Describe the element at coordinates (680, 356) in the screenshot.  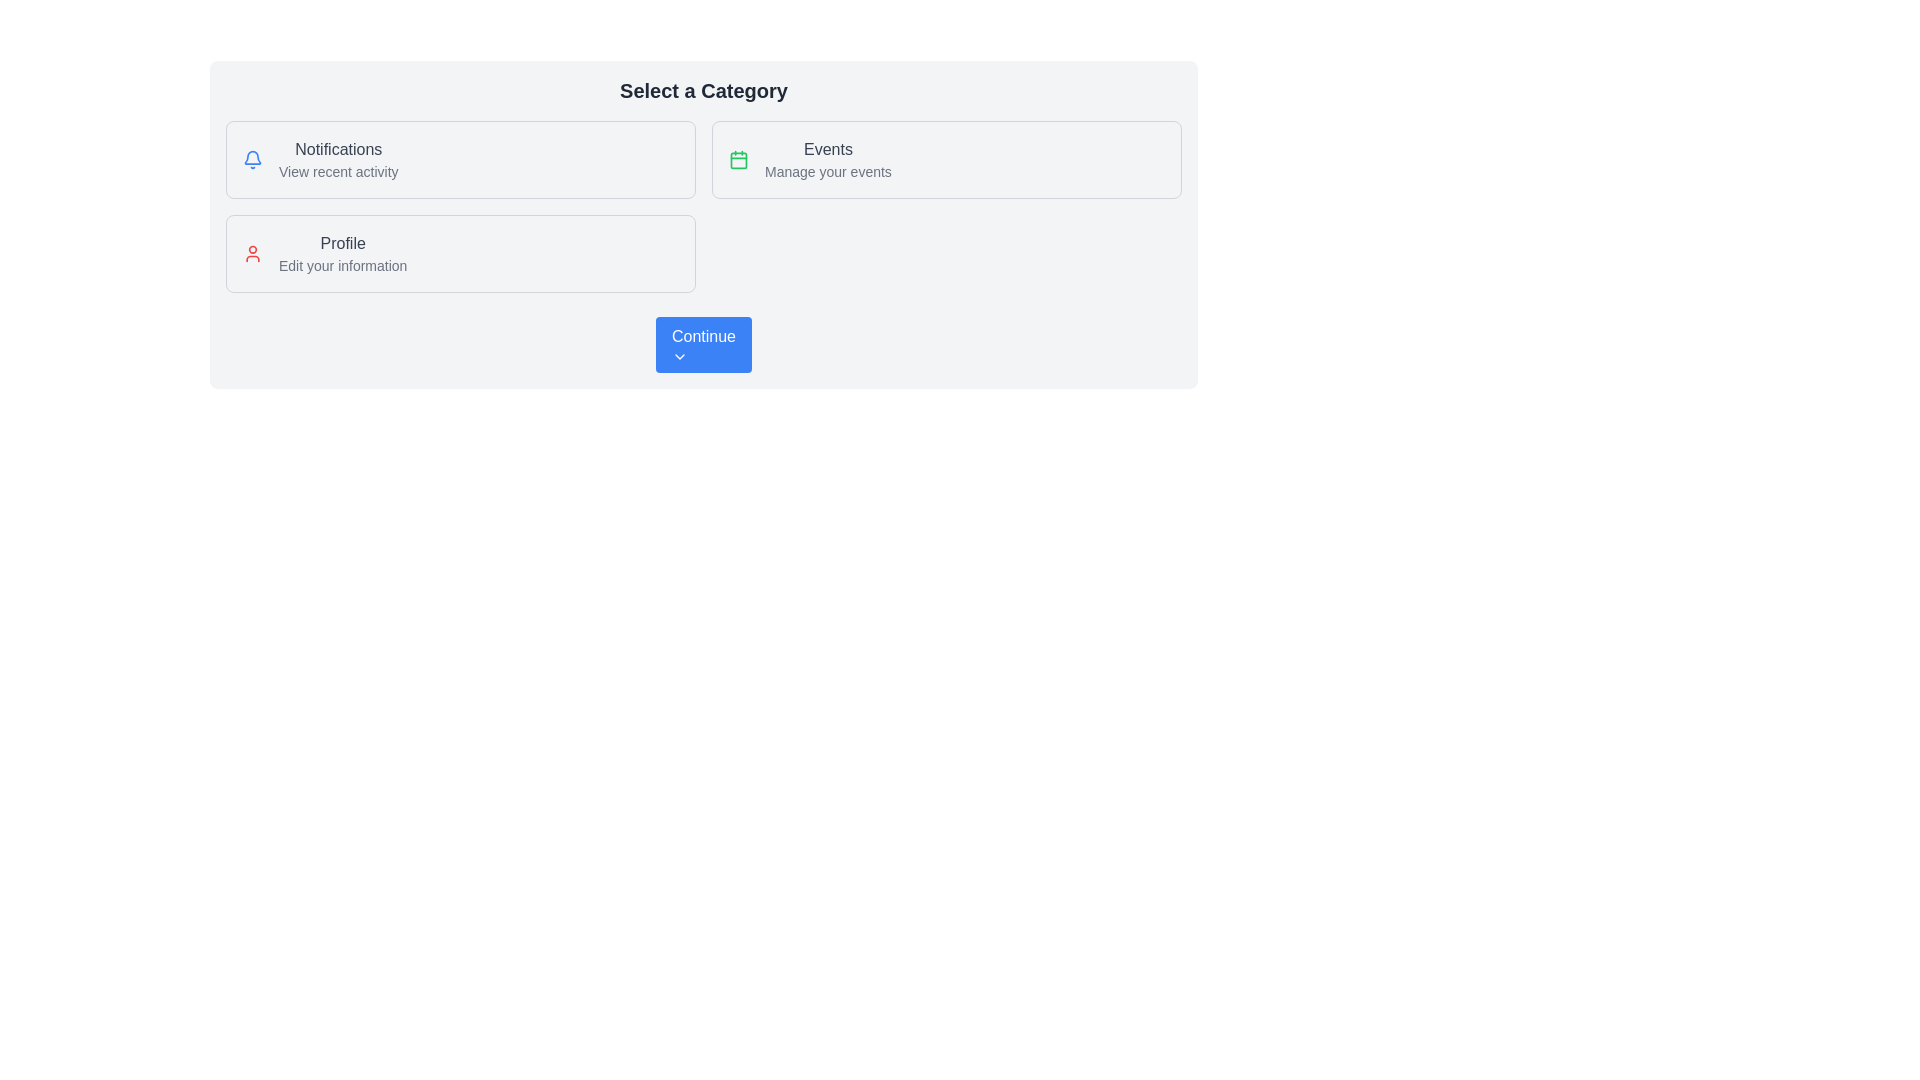
I see `the function of the Chevron-Down icon located on the right side of the 'Continue' button at the bottom of the card layout` at that location.